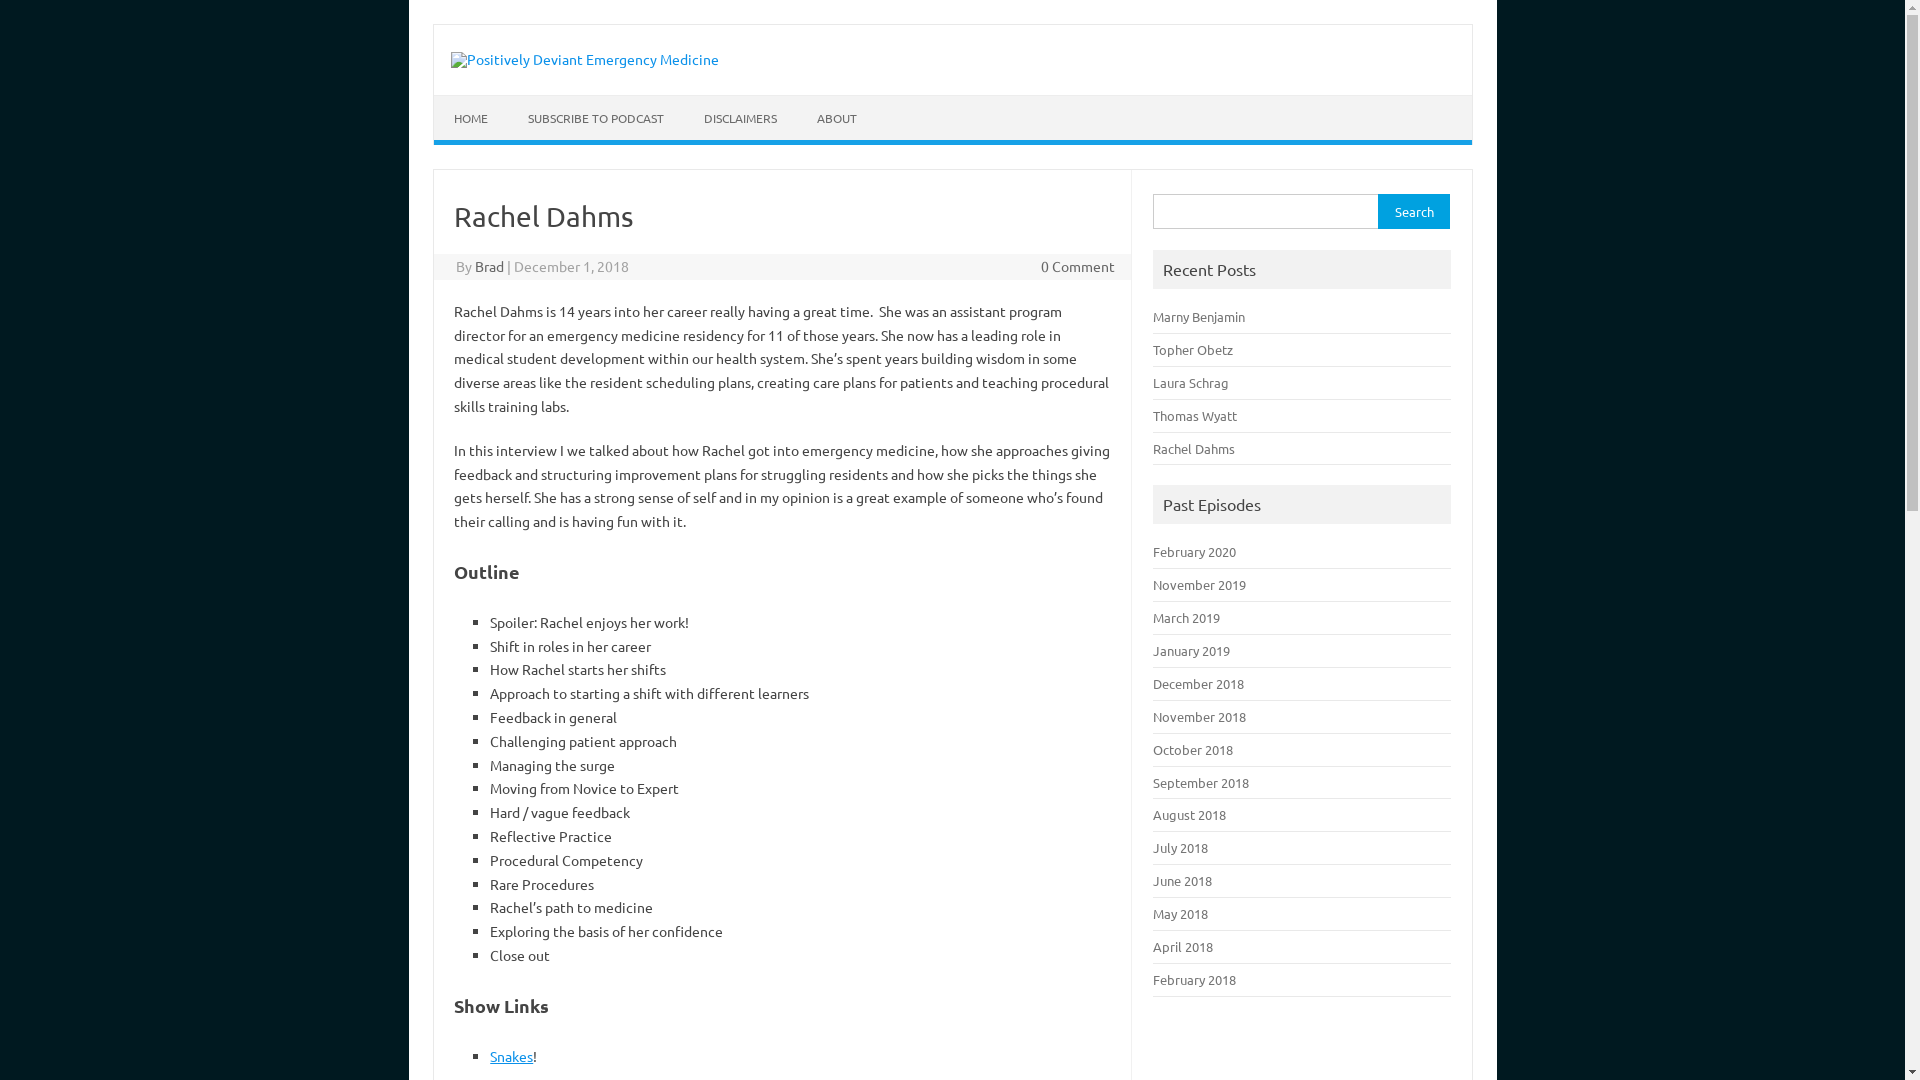  I want to click on 'SUBSCRIBE TO PODCAST', so click(594, 118).